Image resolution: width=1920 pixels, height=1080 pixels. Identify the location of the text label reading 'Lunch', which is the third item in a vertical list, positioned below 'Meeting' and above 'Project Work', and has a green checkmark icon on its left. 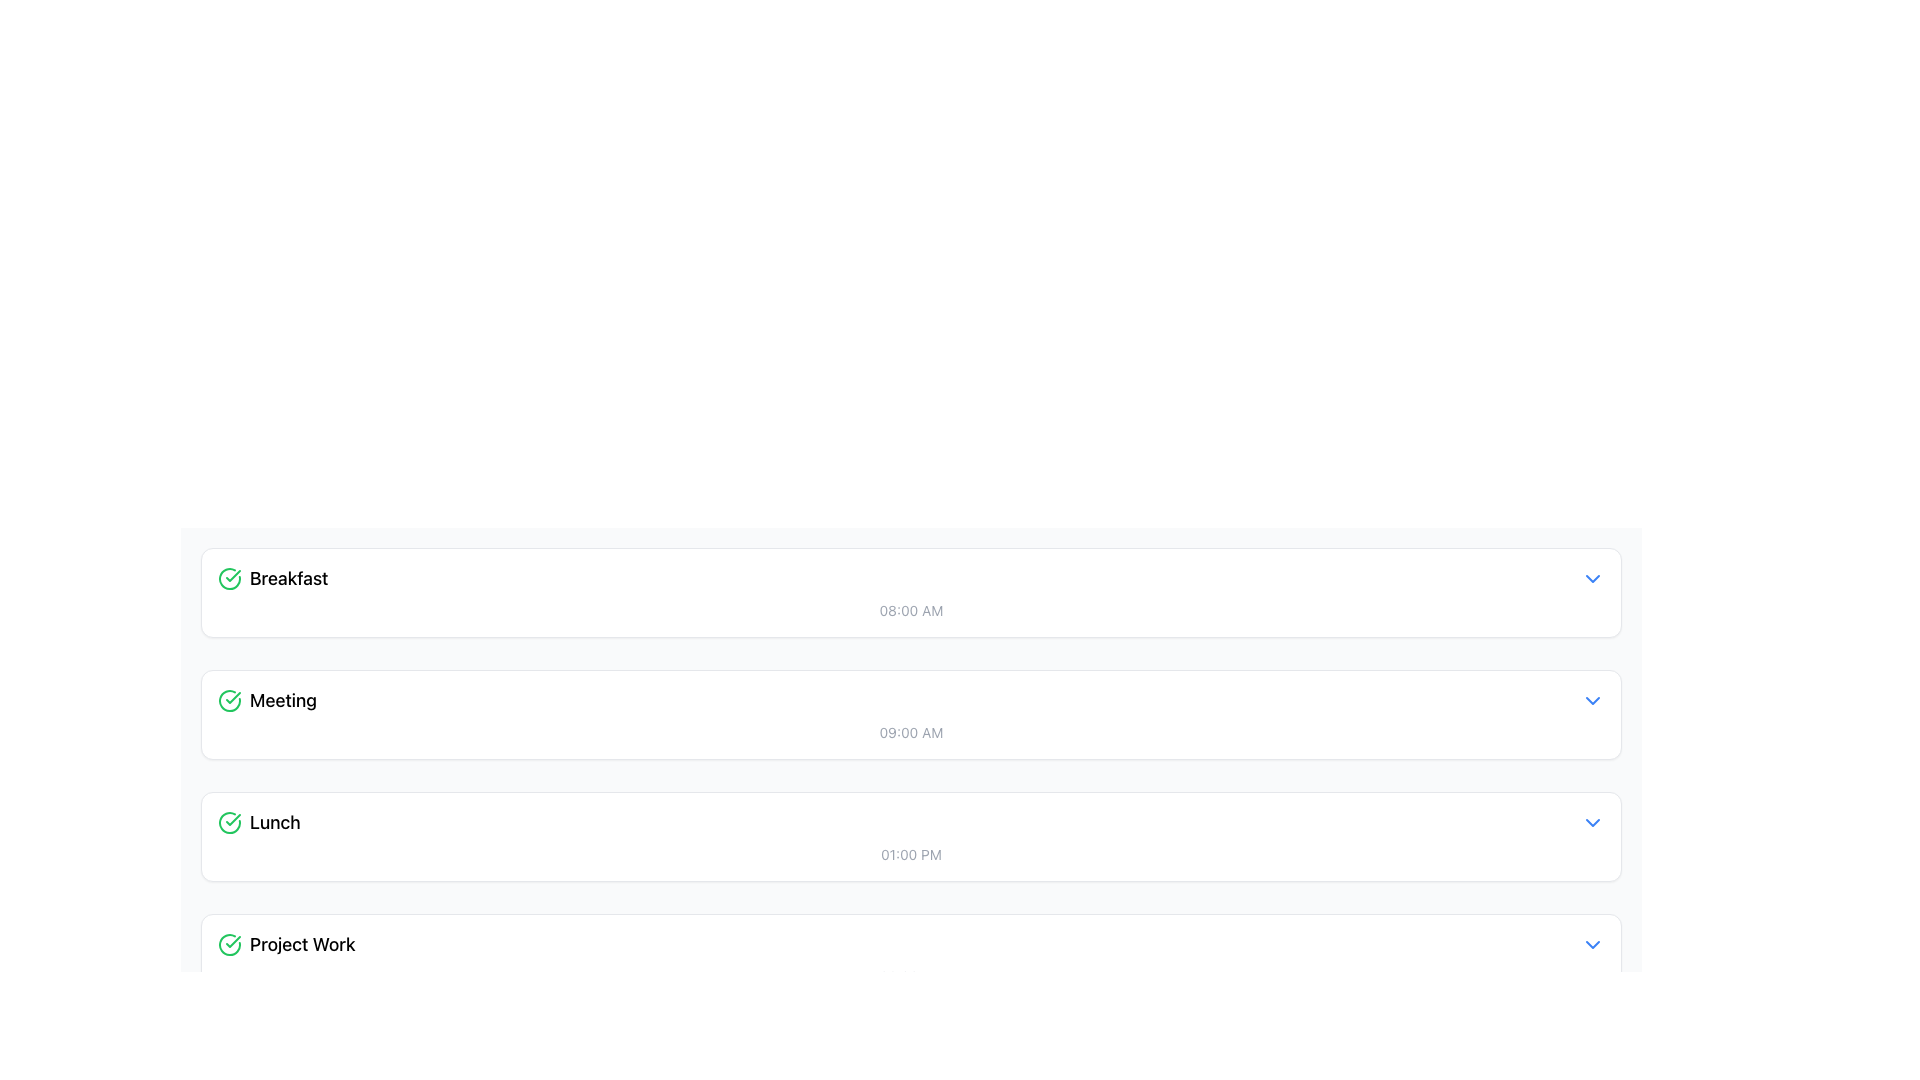
(274, 822).